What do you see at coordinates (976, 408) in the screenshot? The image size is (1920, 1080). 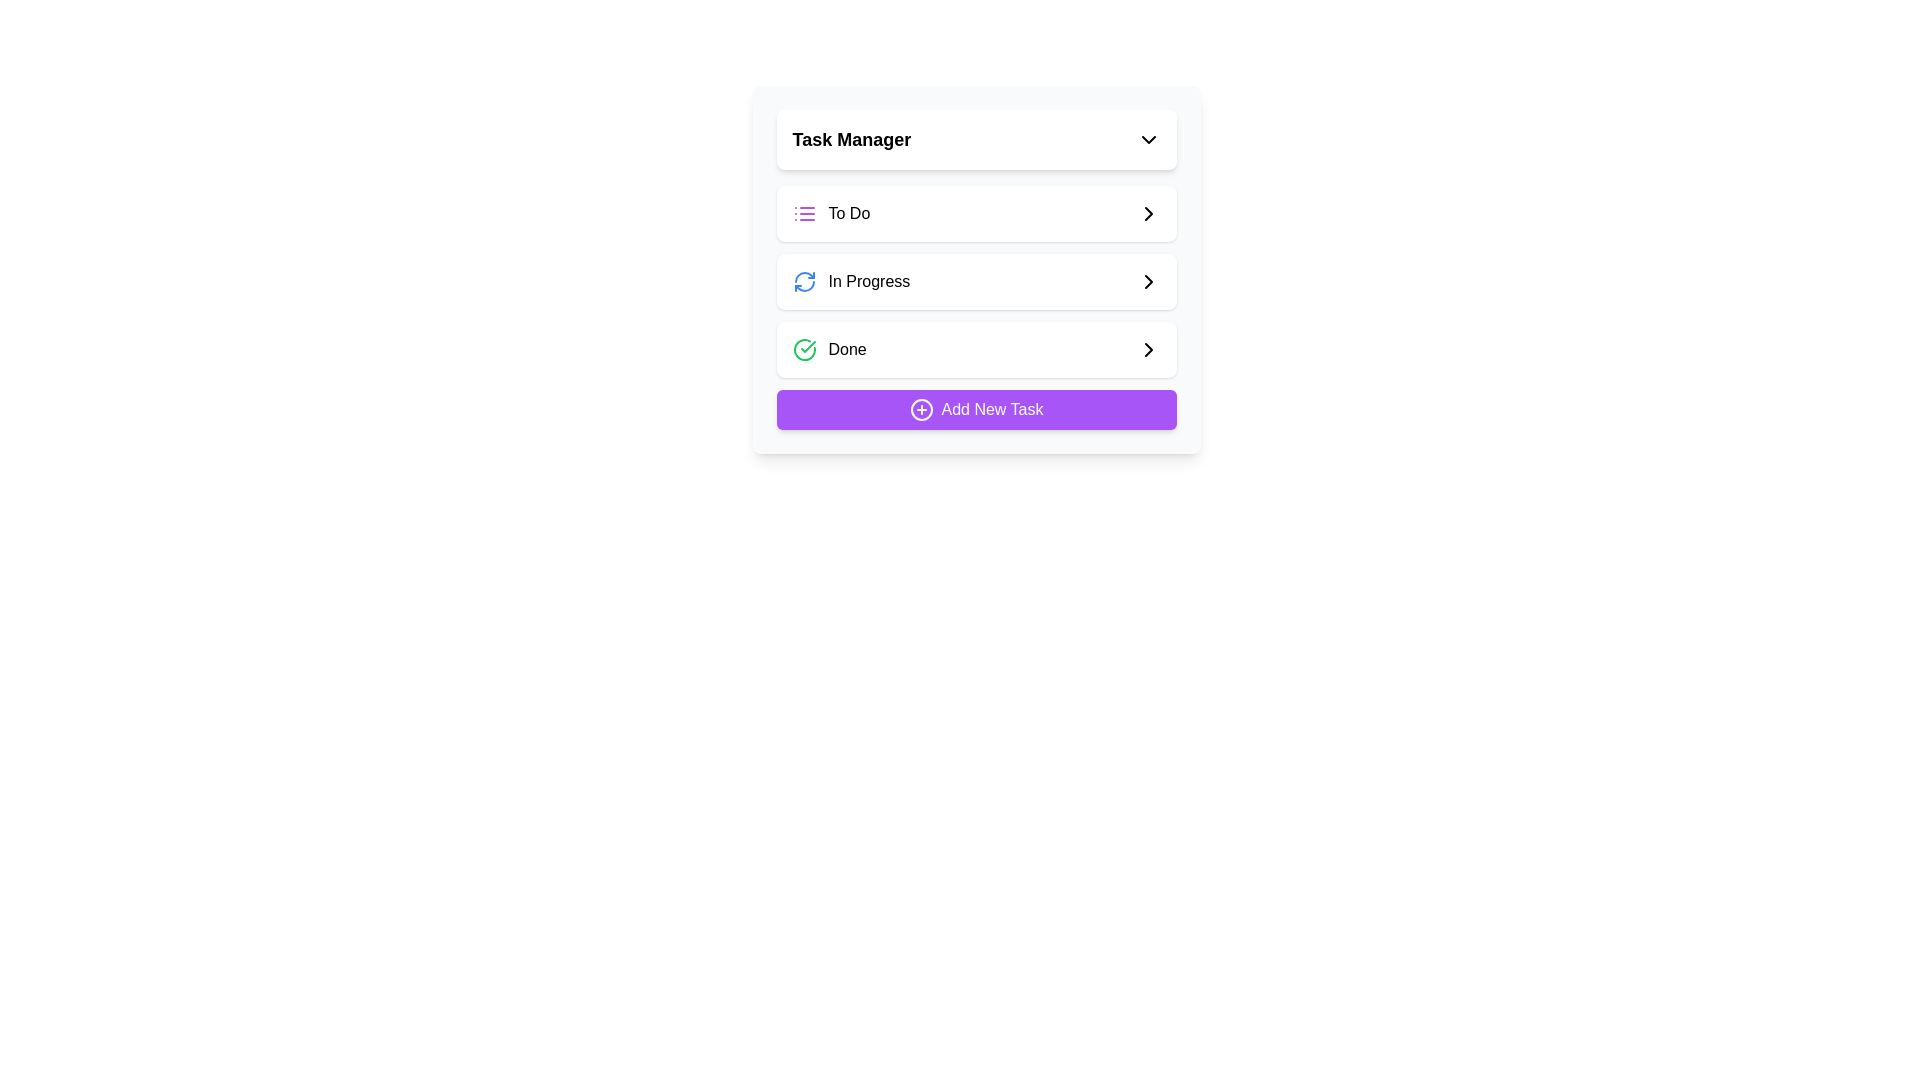 I see `the large rectangular button with rounded edges, purple background, and white text 'Add New Task'` at bounding box center [976, 408].